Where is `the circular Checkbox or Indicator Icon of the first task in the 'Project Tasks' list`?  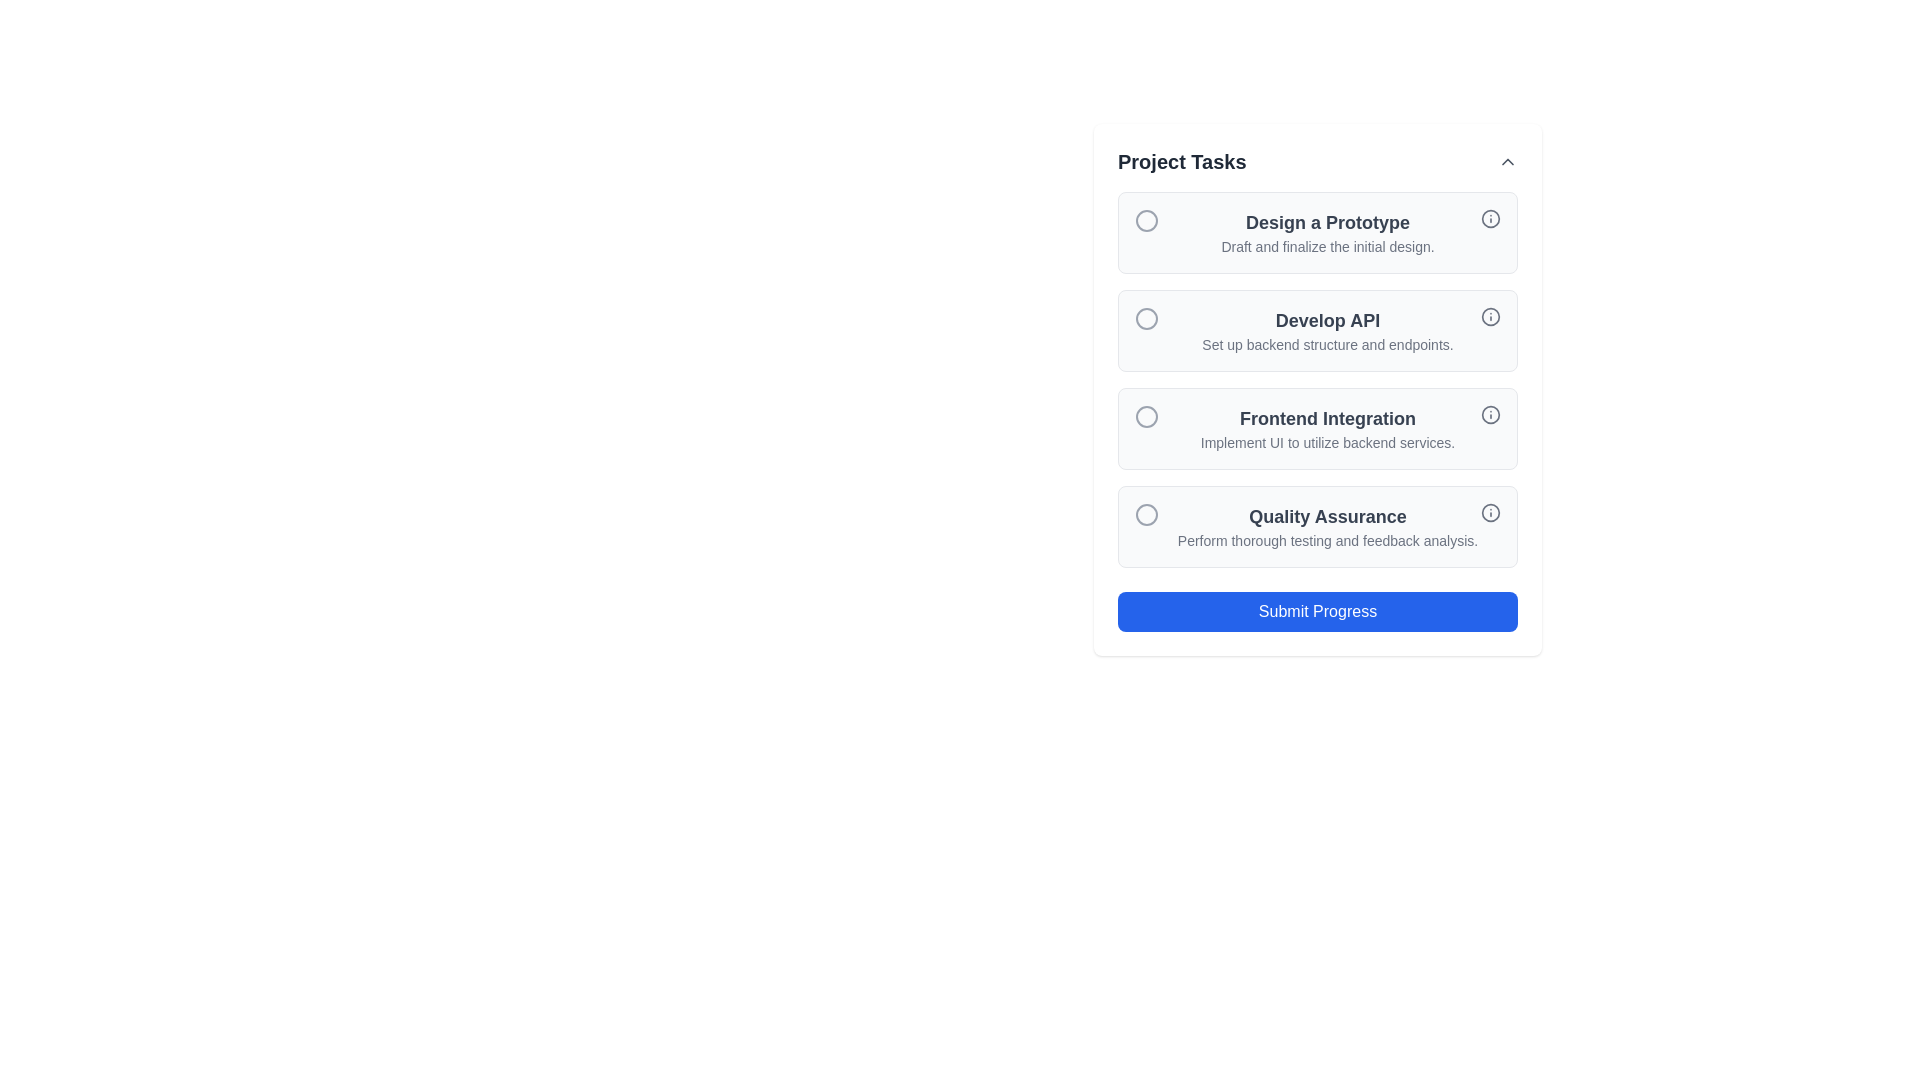
the circular Checkbox or Indicator Icon of the first task in the 'Project Tasks' list is located at coordinates (1147, 220).